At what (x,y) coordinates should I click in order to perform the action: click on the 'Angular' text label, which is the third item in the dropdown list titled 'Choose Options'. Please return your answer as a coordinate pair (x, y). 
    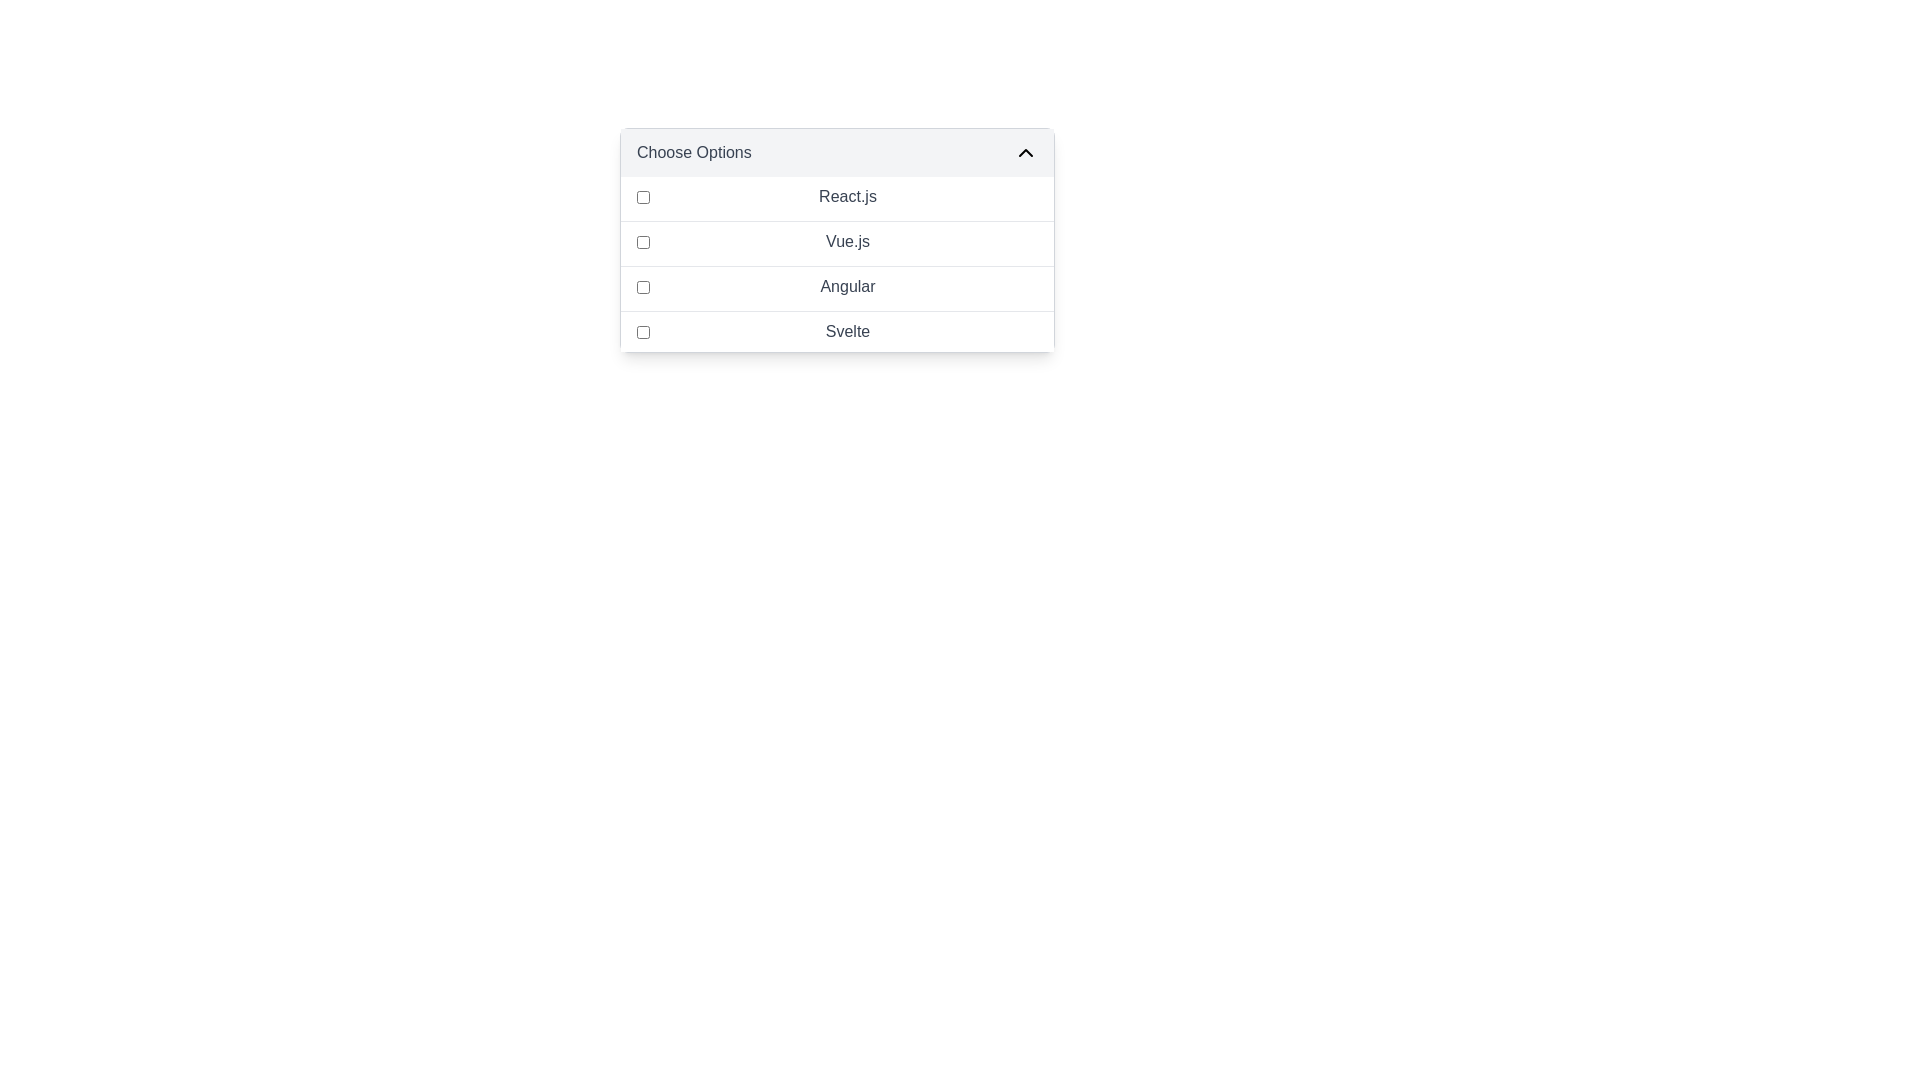
    Looking at the image, I should click on (848, 286).